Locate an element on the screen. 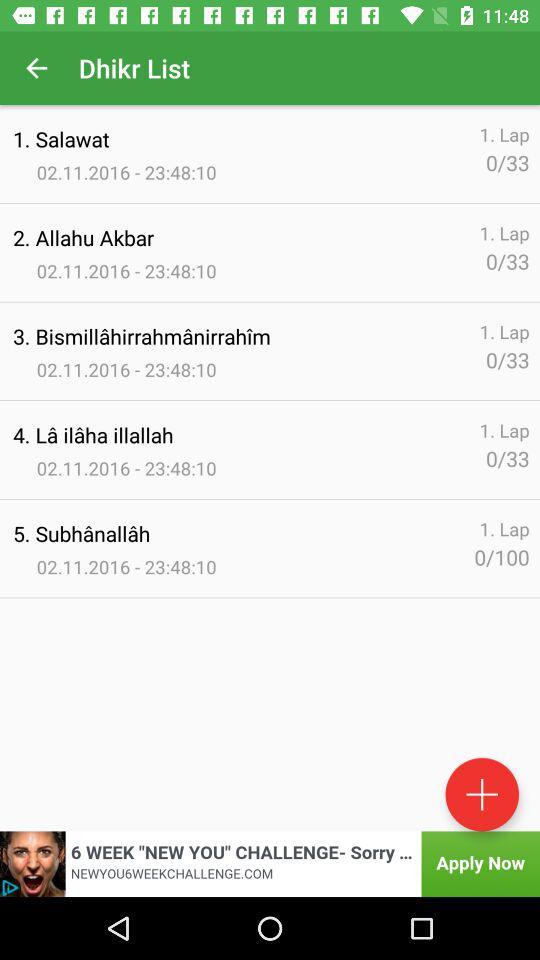  the item above the 1. salawat is located at coordinates (36, 68).